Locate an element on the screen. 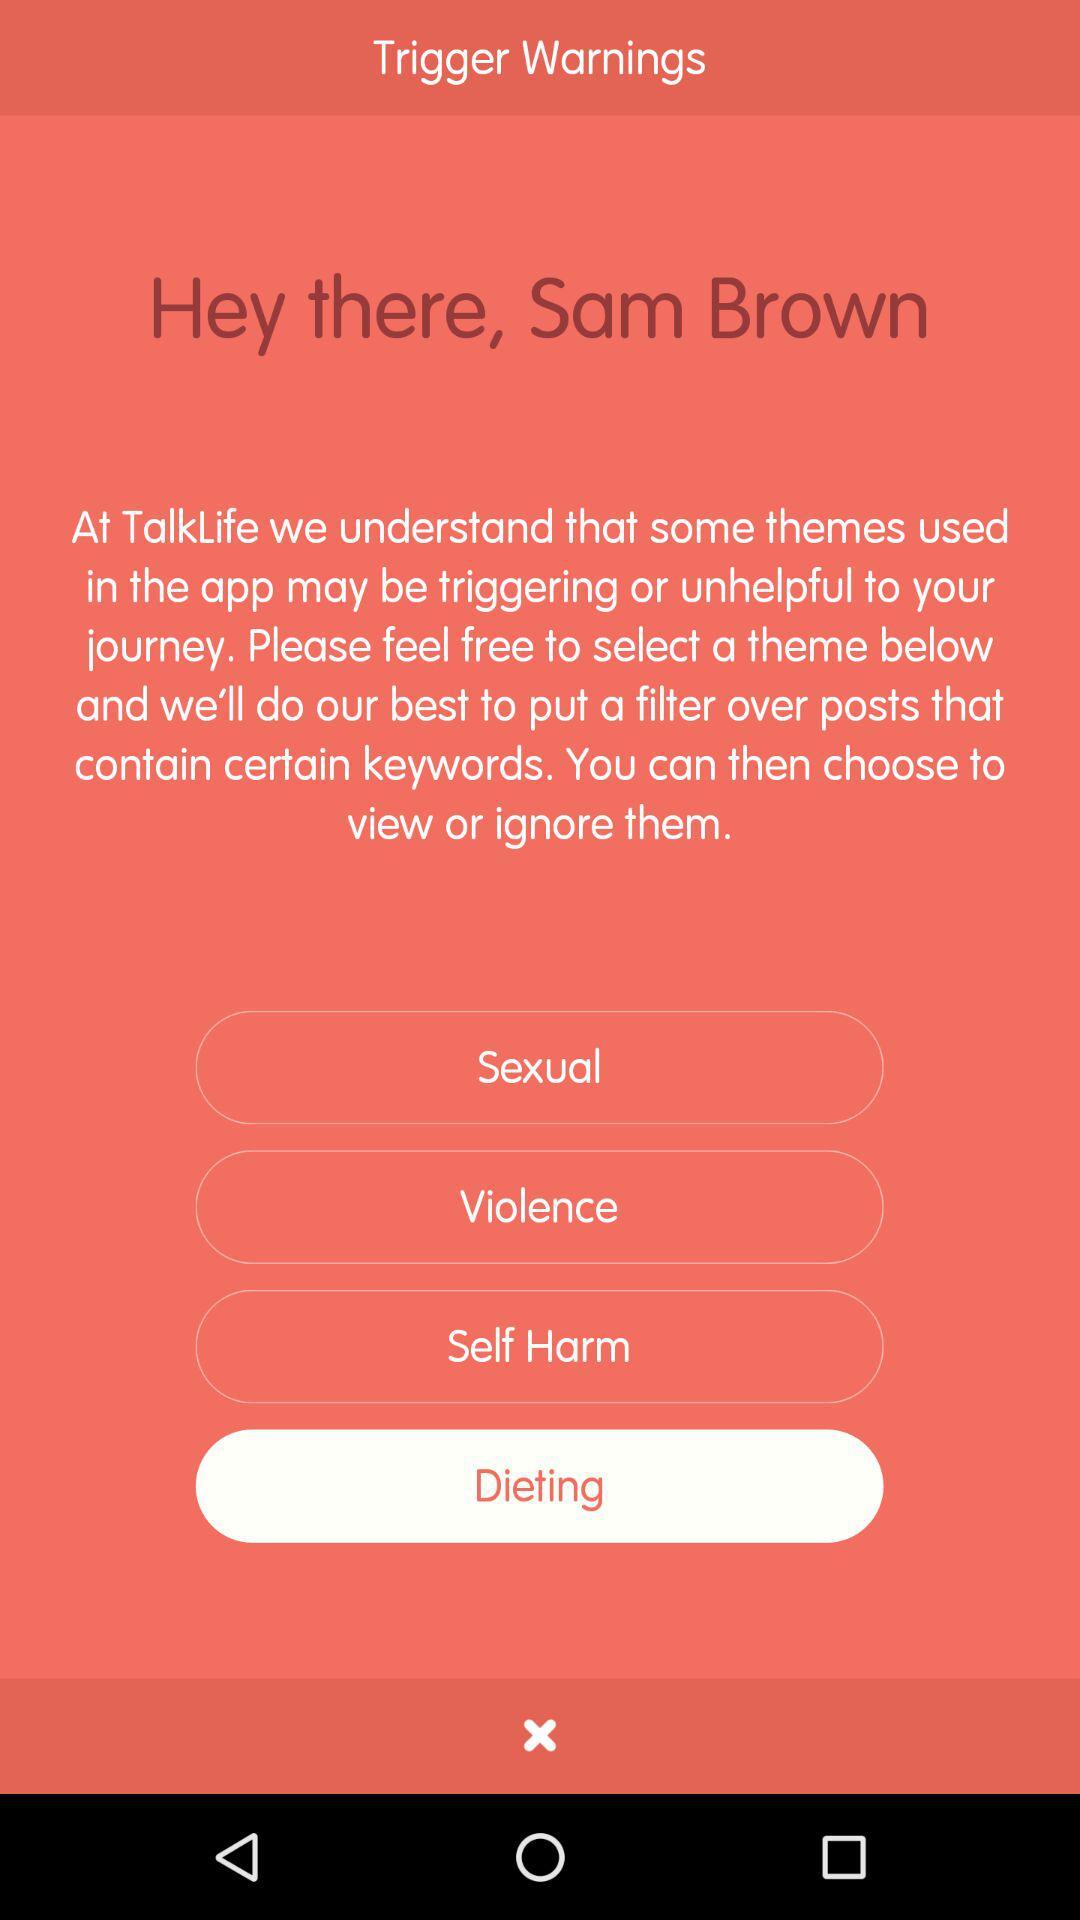 The image size is (1080, 1920). the violence item is located at coordinates (538, 1206).